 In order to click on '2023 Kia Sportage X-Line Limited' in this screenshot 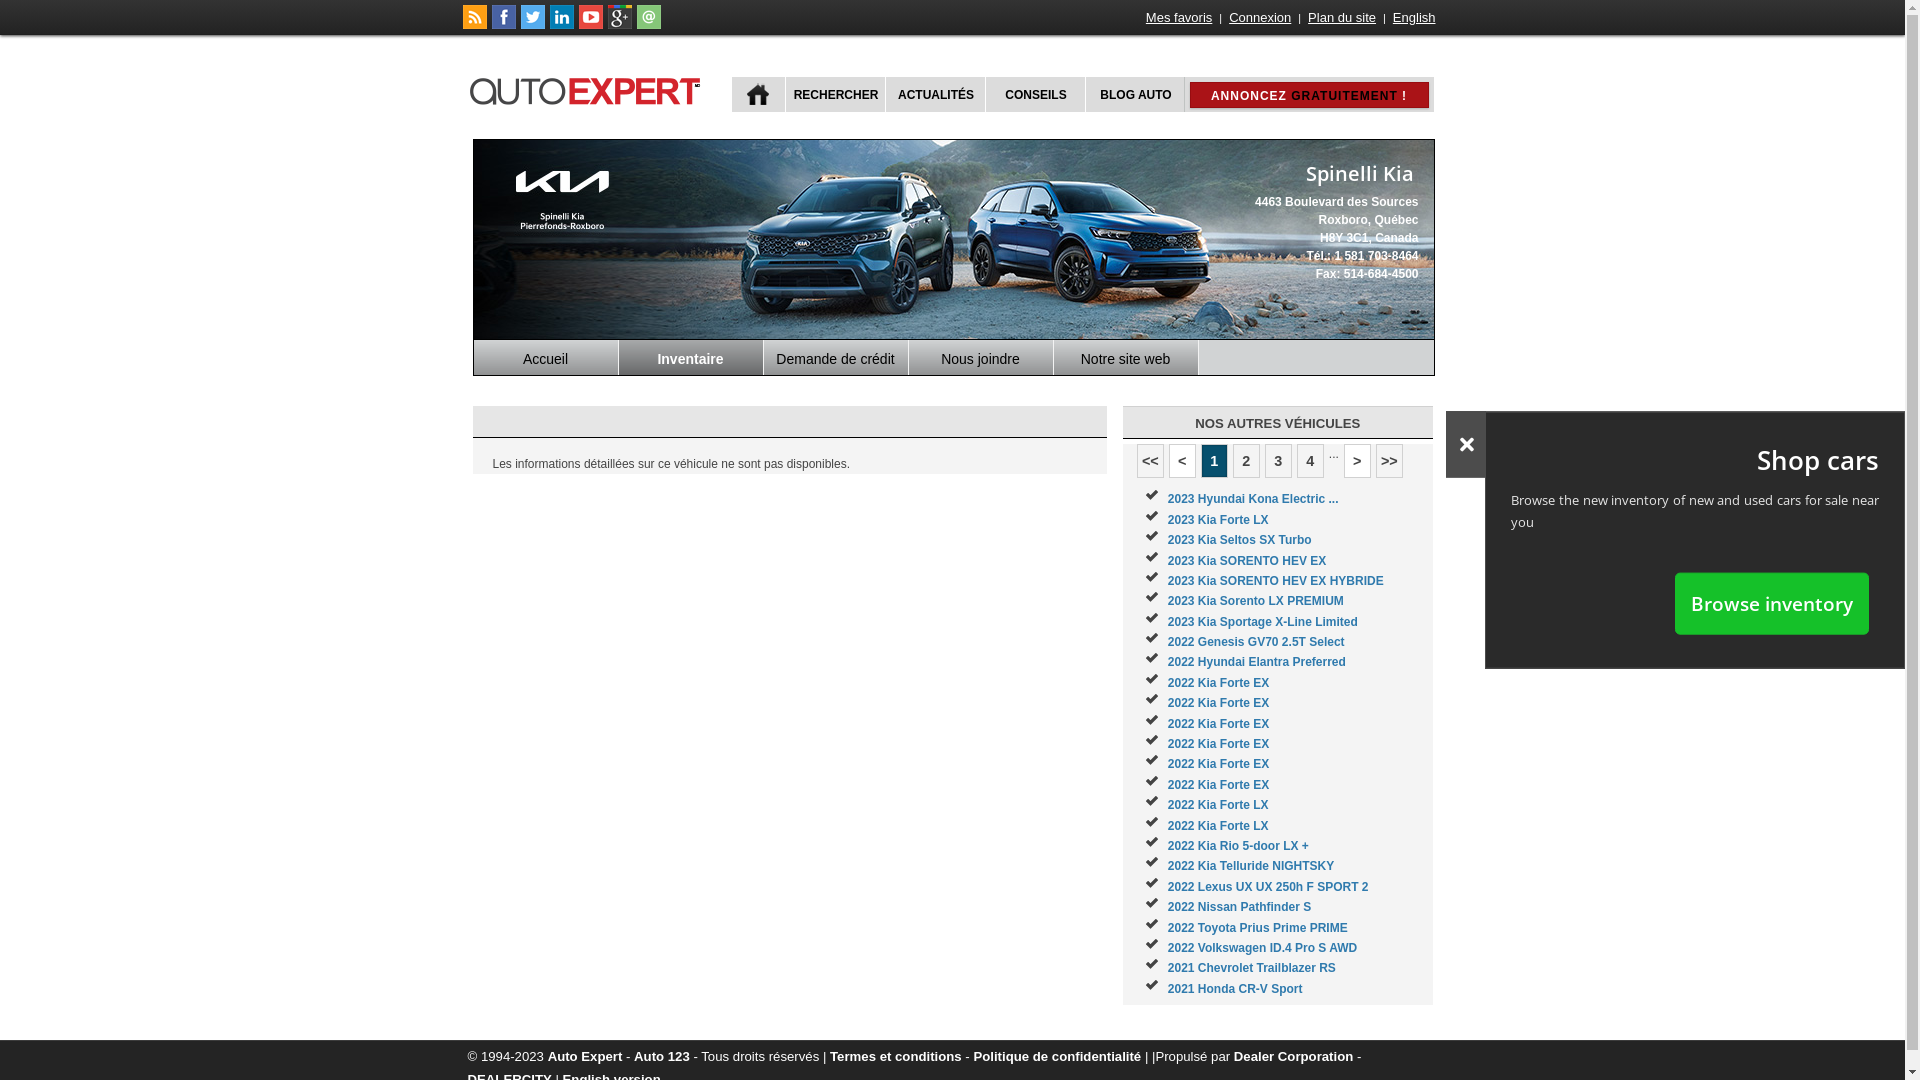, I will do `click(1261, 620)`.